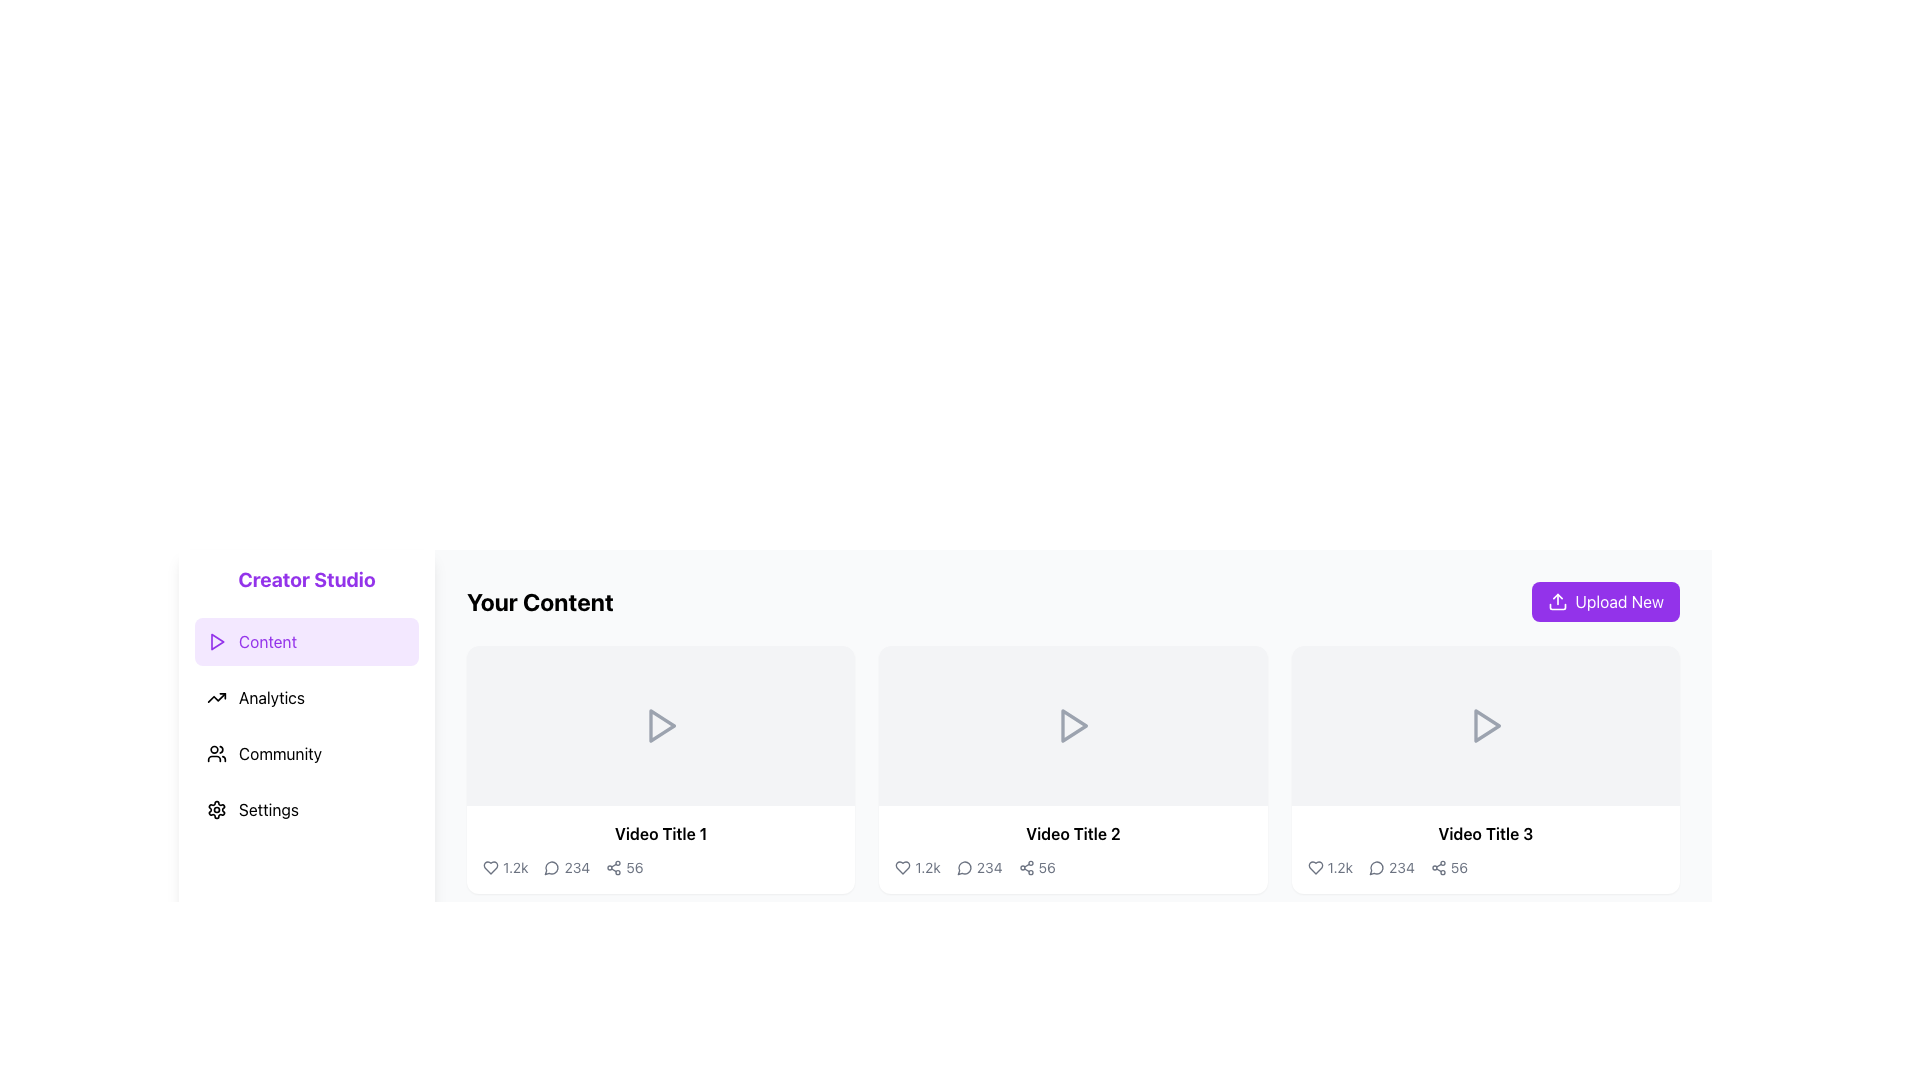 The width and height of the screenshot is (1920, 1080). I want to click on the 'Analytics' button located below the 'Content' button and above the 'Community' button in the vertical navigation list, so click(306, 697).